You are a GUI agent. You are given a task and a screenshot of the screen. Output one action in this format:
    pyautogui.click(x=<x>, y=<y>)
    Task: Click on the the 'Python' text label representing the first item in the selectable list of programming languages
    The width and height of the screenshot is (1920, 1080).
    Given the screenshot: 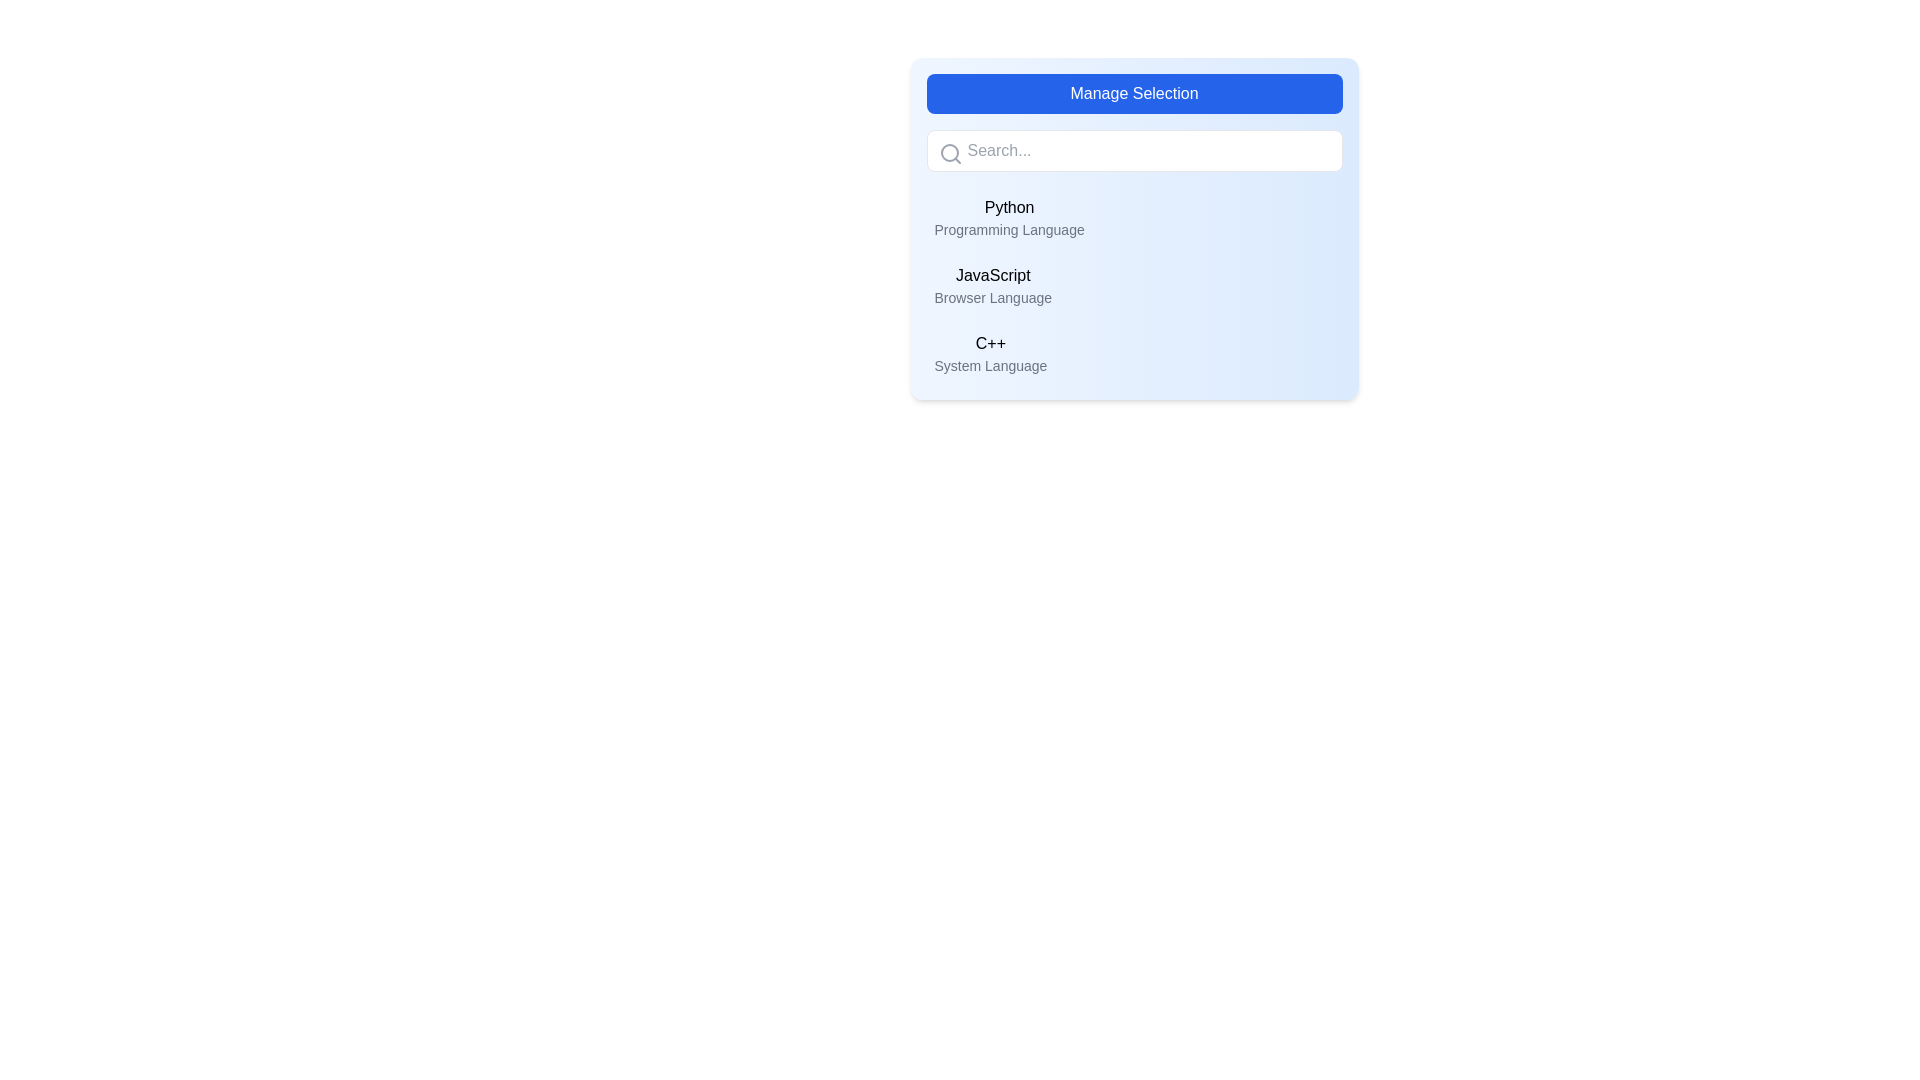 What is the action you would take?
    pyautogui.click(x=1009, y=218)
    